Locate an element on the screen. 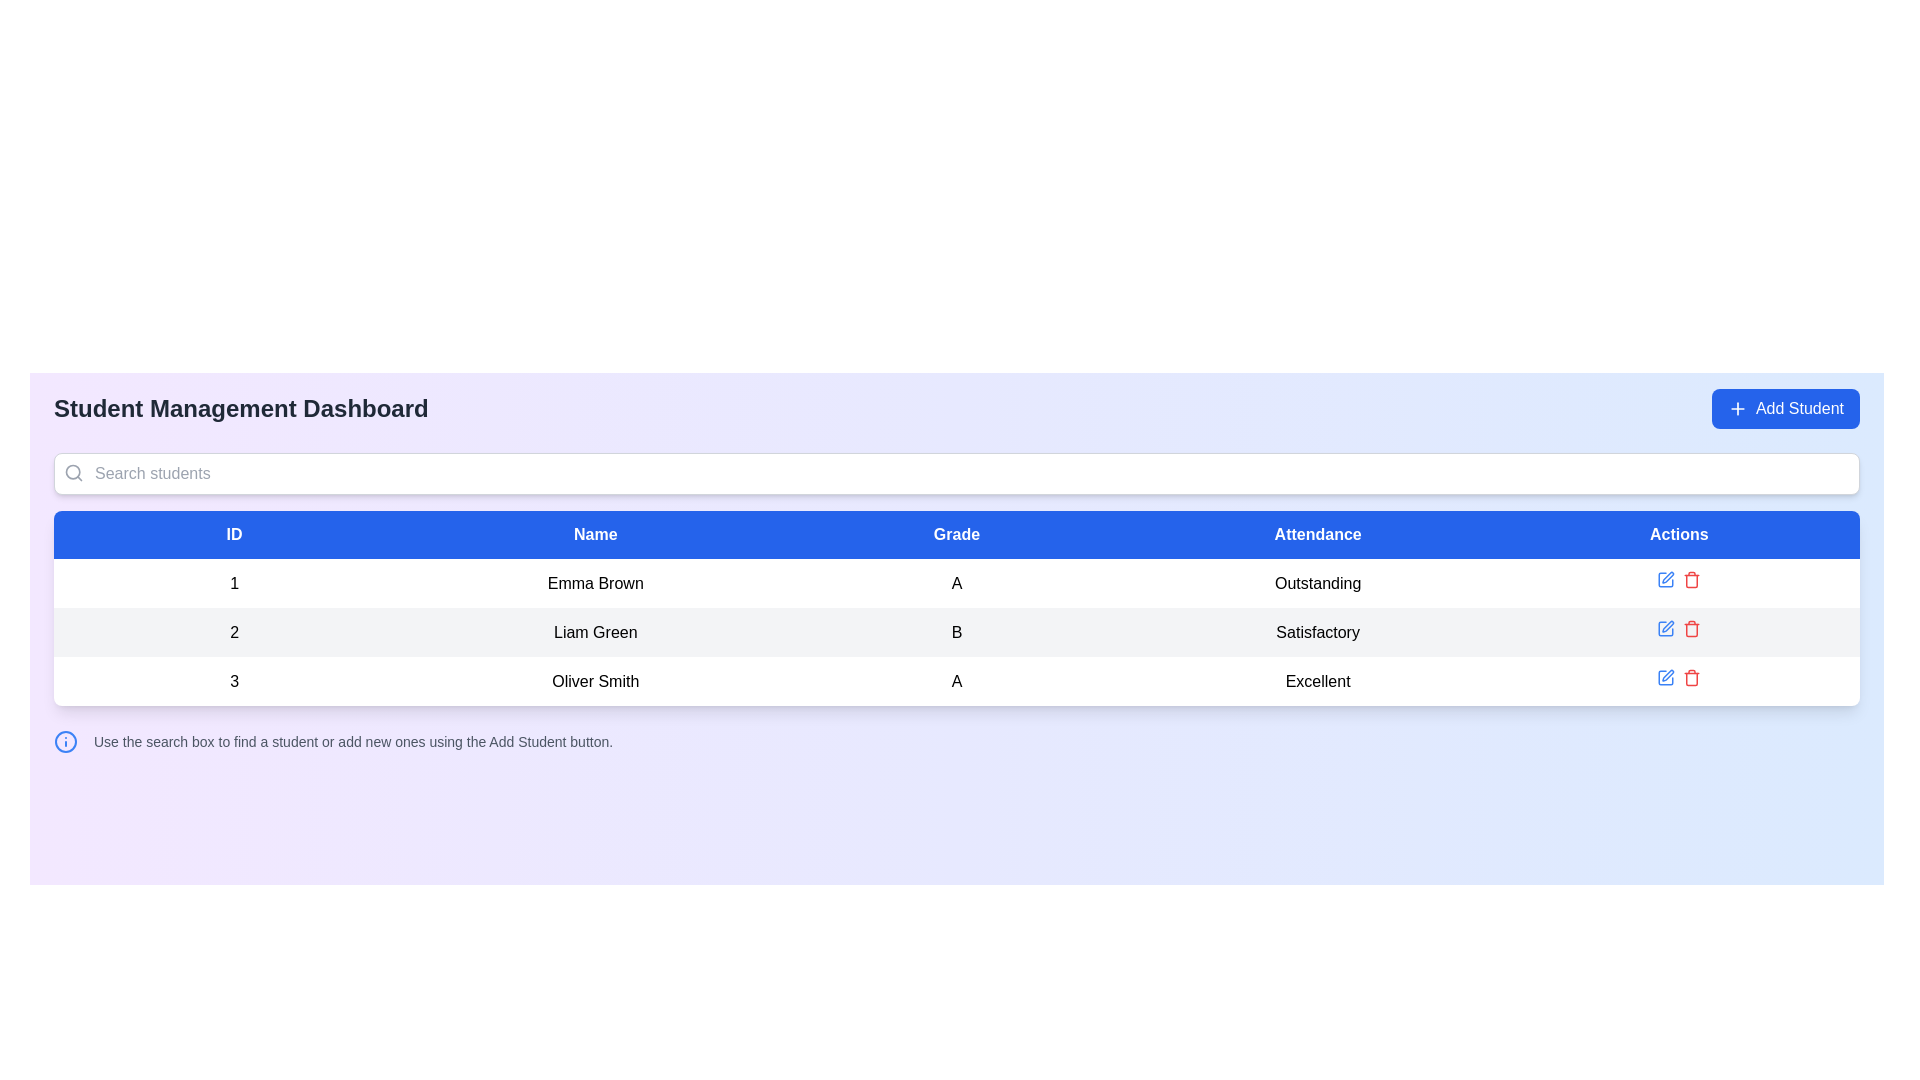 This screenshot has height=1080, width=1920. the Text label in the second row of the table under the 'ID' column that identifies the entry for 'Liam Green' is located at coordinates (234, 632).